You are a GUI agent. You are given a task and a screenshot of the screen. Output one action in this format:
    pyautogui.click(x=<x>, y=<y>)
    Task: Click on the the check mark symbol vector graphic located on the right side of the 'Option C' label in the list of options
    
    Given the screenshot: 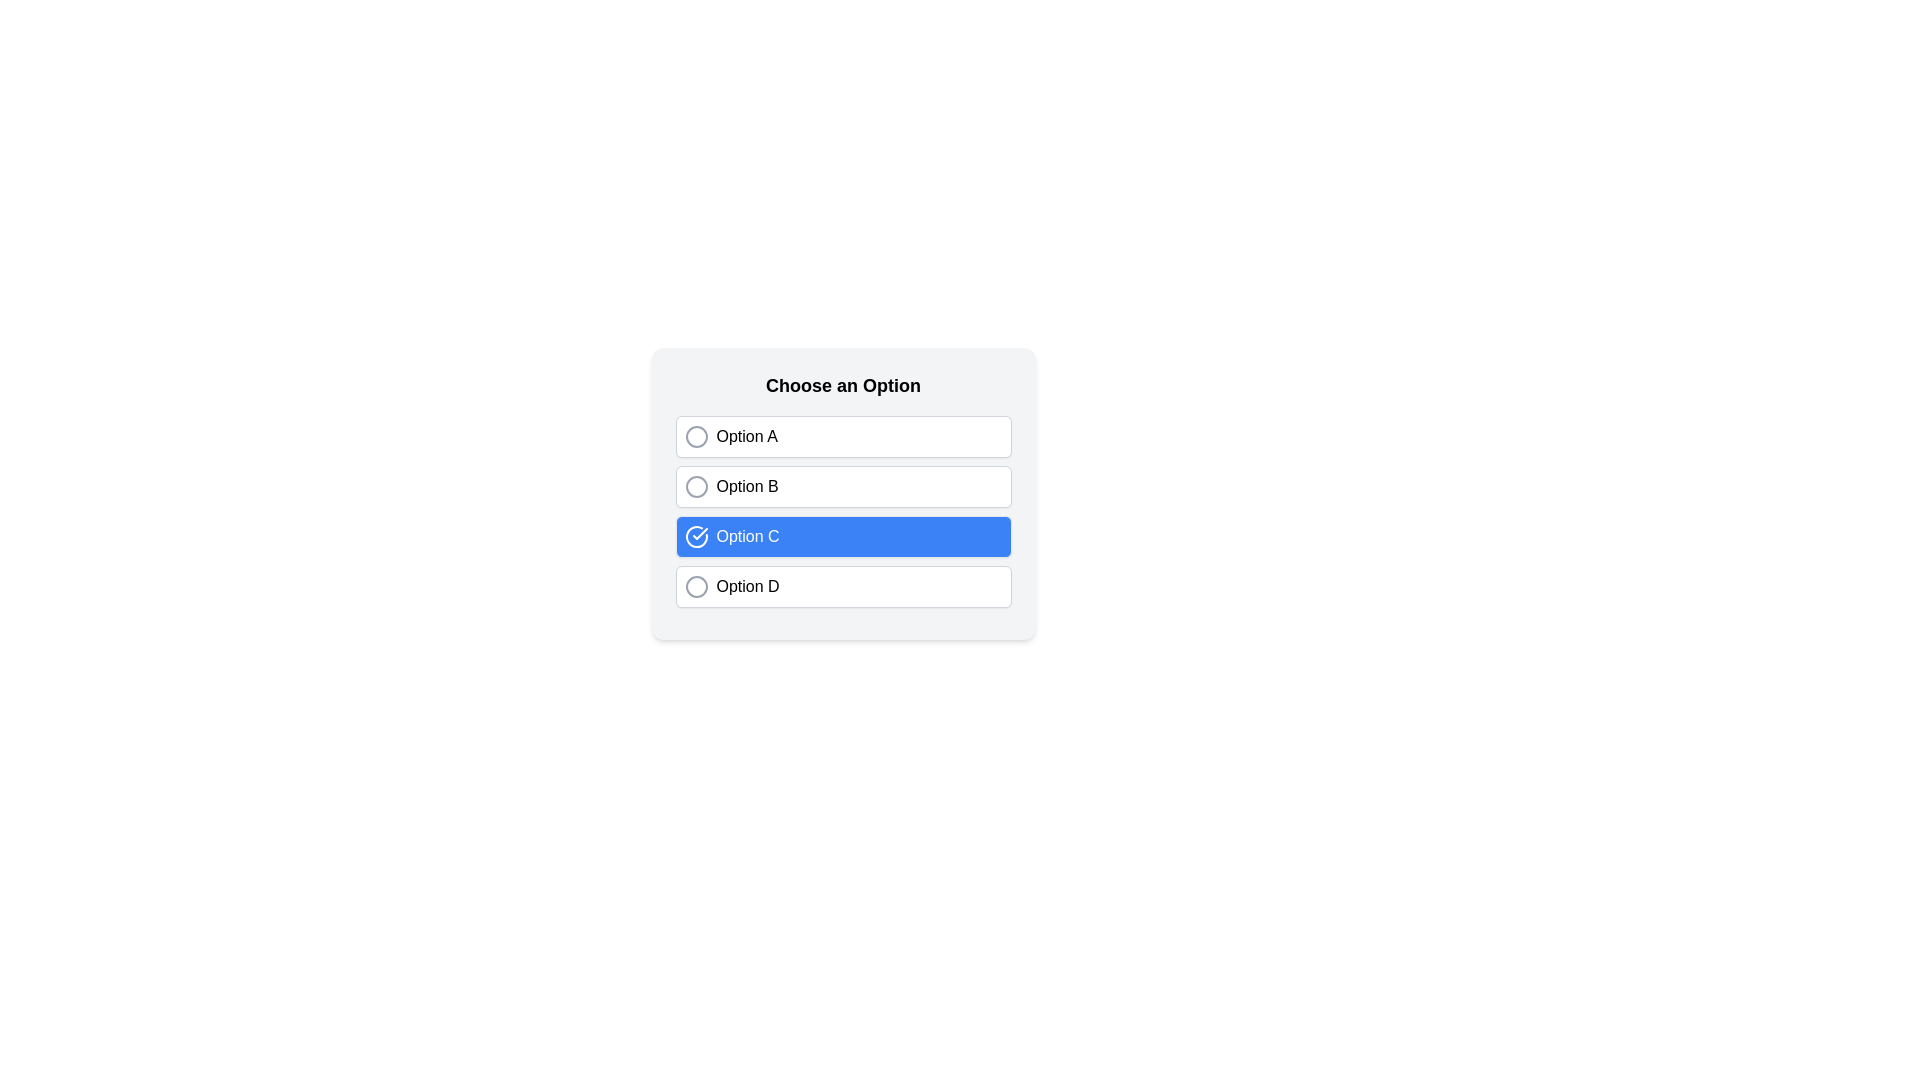 What is the action you would take?
    pyautogui.click(x=700, y=532)
    